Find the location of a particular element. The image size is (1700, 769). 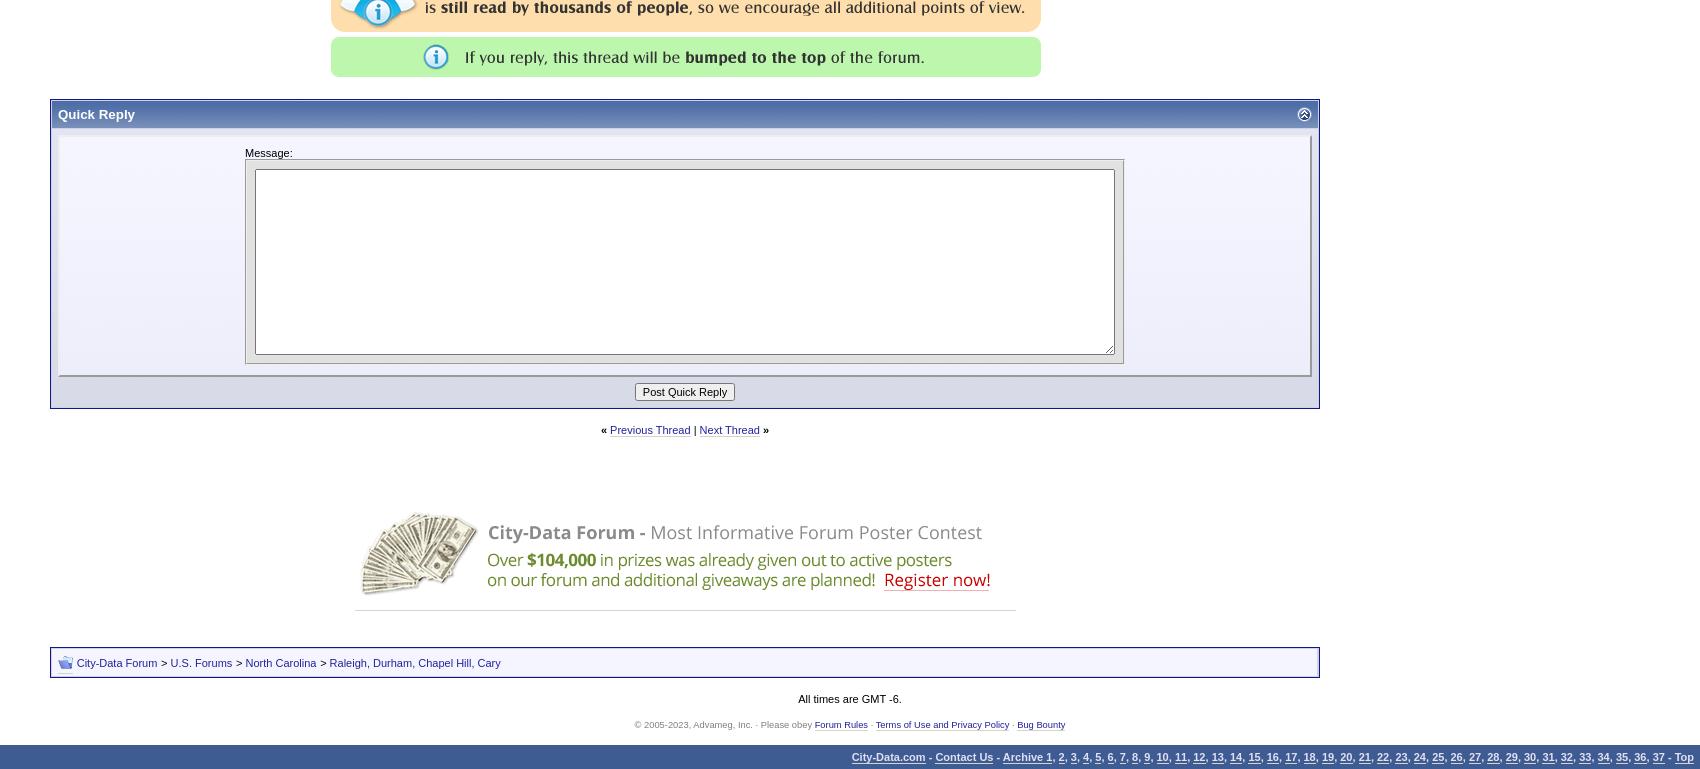

'37' is located at coordinates (1657, 756).